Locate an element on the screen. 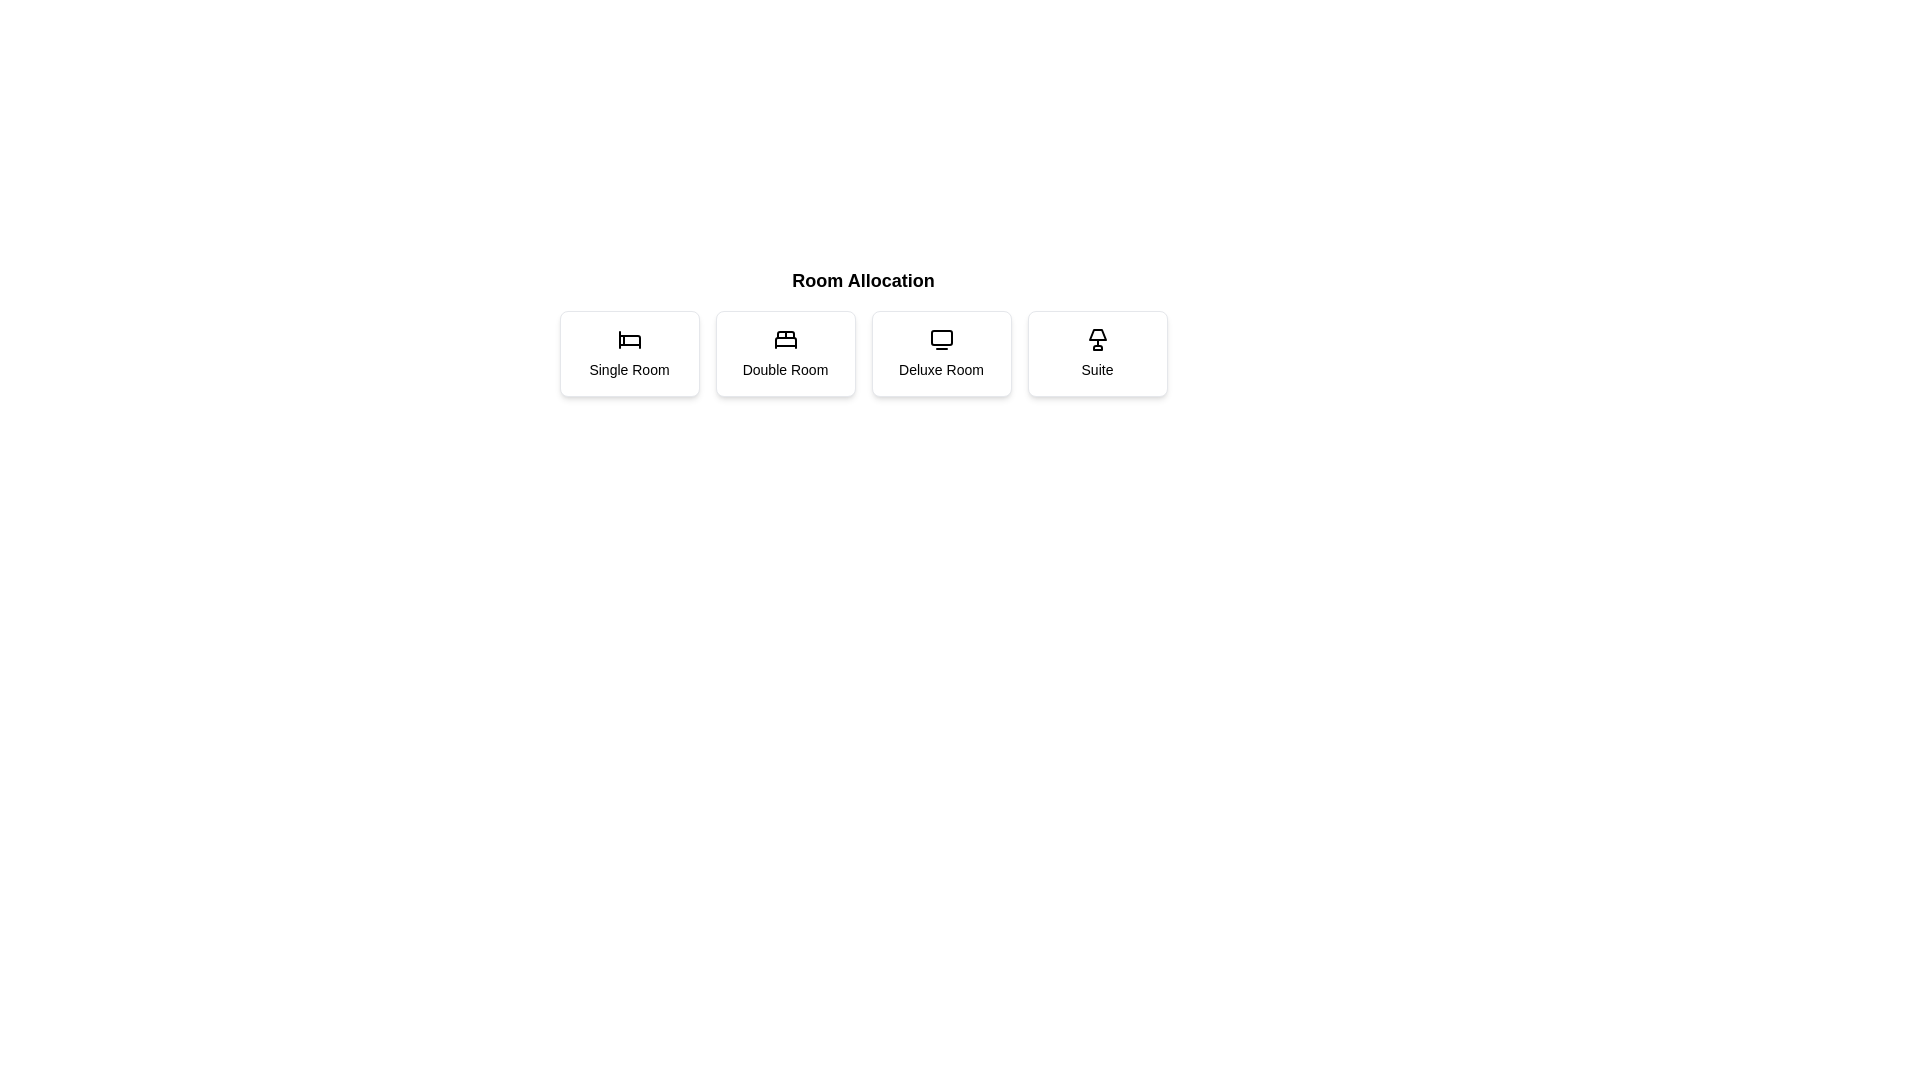  the room option for Single Room is located at coordinates (628, 353).